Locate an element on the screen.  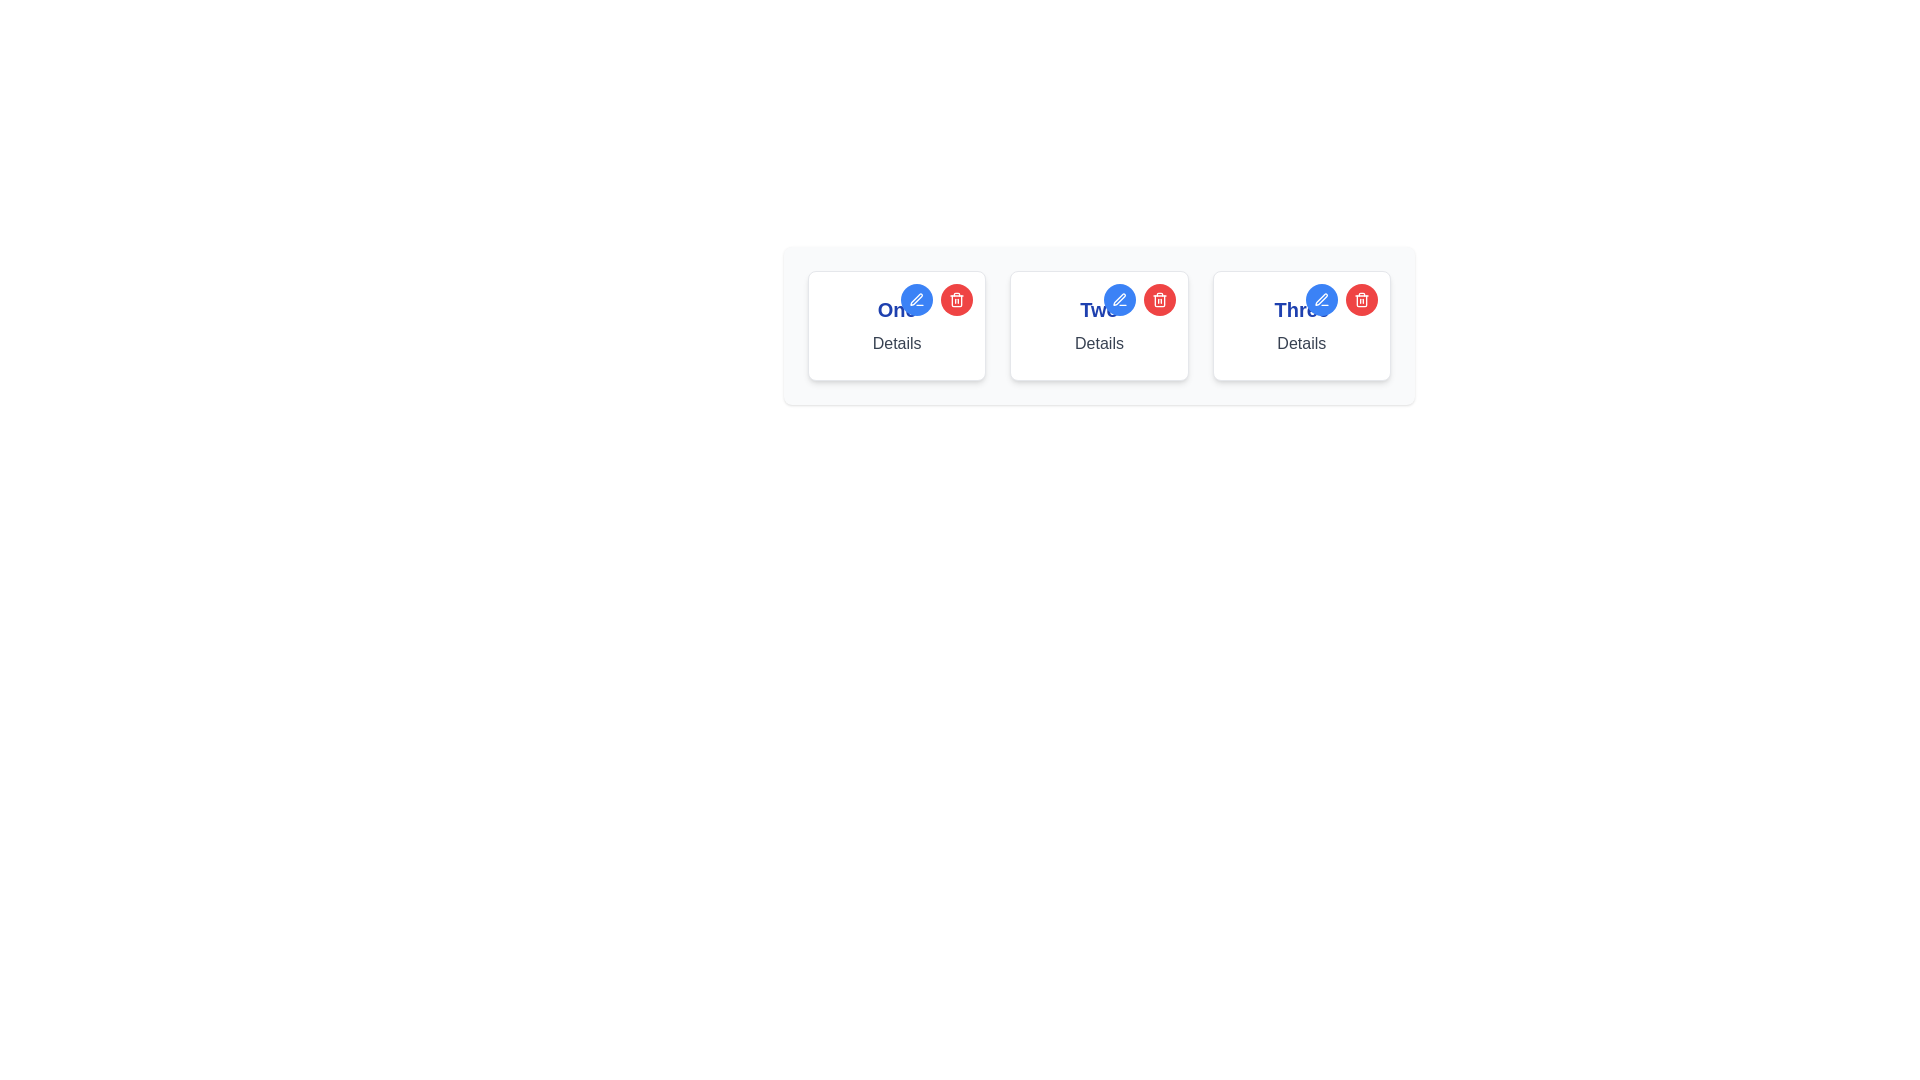
the static text label located in the middle card, which provides brief textual information about the card's content, situated directly below the title 'Two' is located at coordinates (1098, 342).